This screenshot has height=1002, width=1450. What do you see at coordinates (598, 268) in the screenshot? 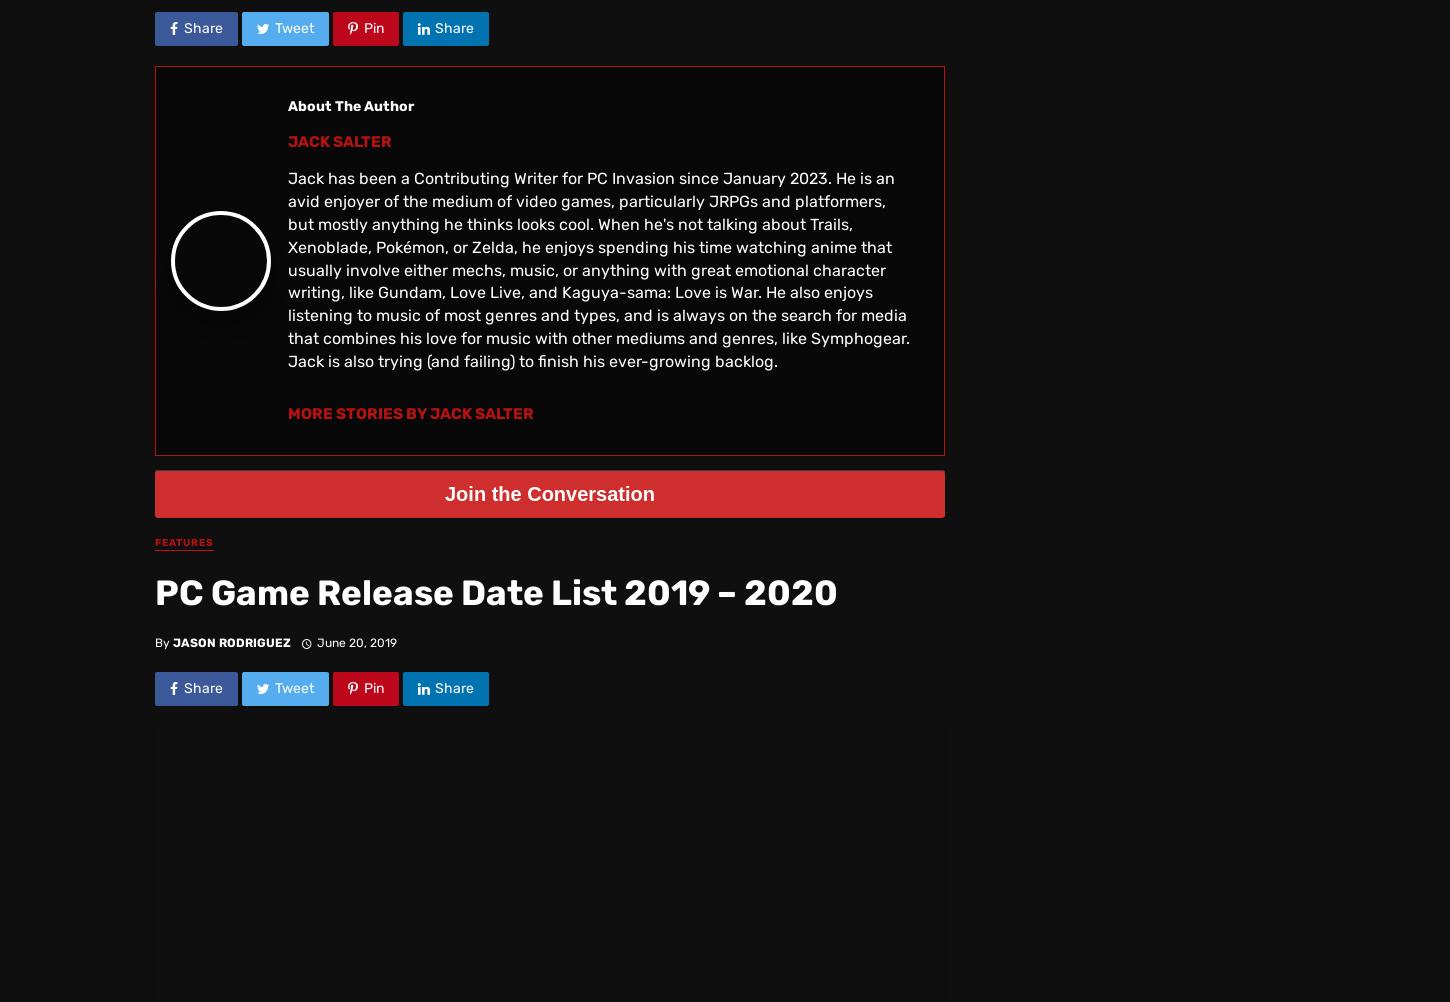
I see `'Jack has been a Contributing Writer for PC Invasion since January 2023. He is an avid enjoyer of the medium of video games, particularly JRPGs and platformers, but mostly anything he thinks looks cool. When he's not talking about Trails, Xenoblade, Pokémon, or Zelda, he enjoys spending his time watching anime that usually involve either mechs, music, or anything with great emotional character writing, like Gundam, Love Live, and Kaguya-sama: Love is War. He also enjoys listening to music of most genres and types, and is always on the search for media that combines his love for music with other mediums and genres, like Symphogear. Jack is also trying (and failing) to finish his ever-growing backlog.'` at bounding box center [598, 268].